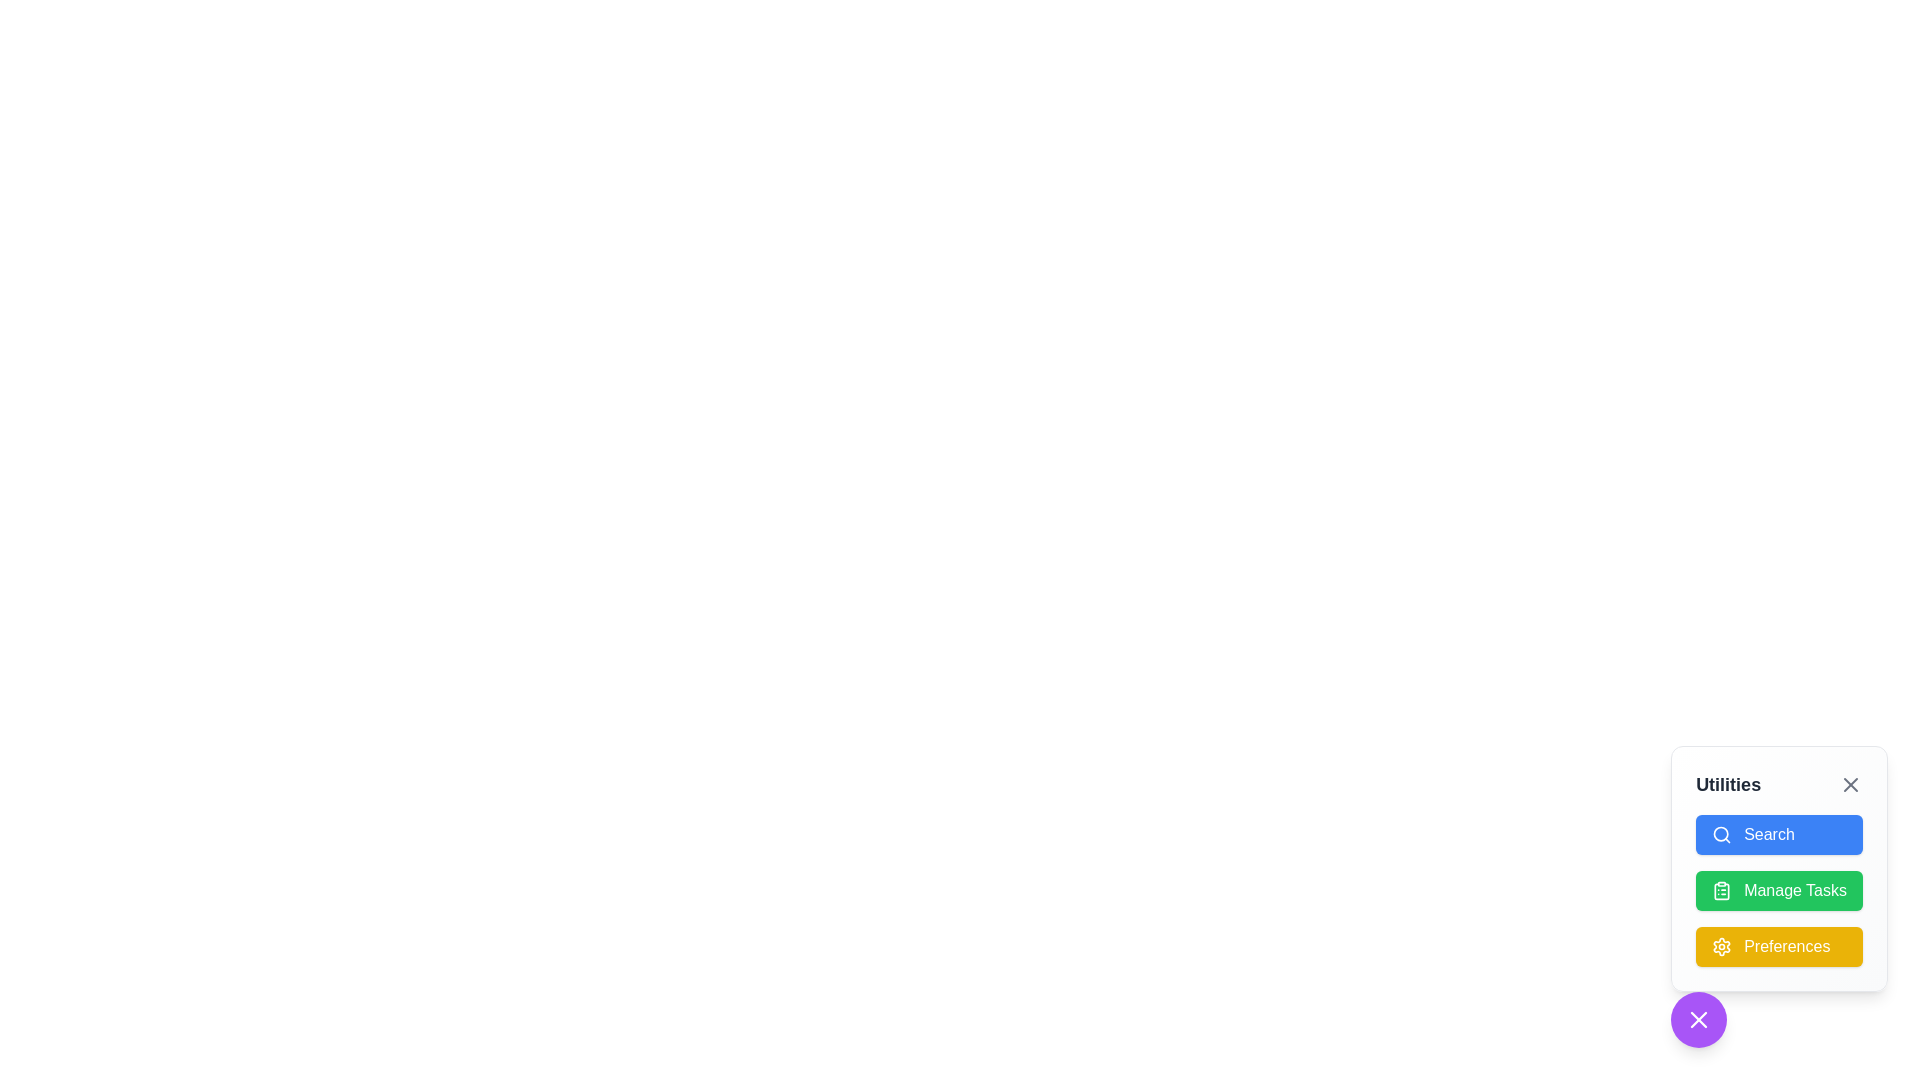 This screenshot has width=1920, height=1080. Describe the element at coordinates (1779, 890) in the screenshot. I see `the task management button located in the Utilities menu, which is the second button in a vertical stack between the blue 'Search' button and the yellow 'Preferences' button, to observe potential hover effects` at that location.